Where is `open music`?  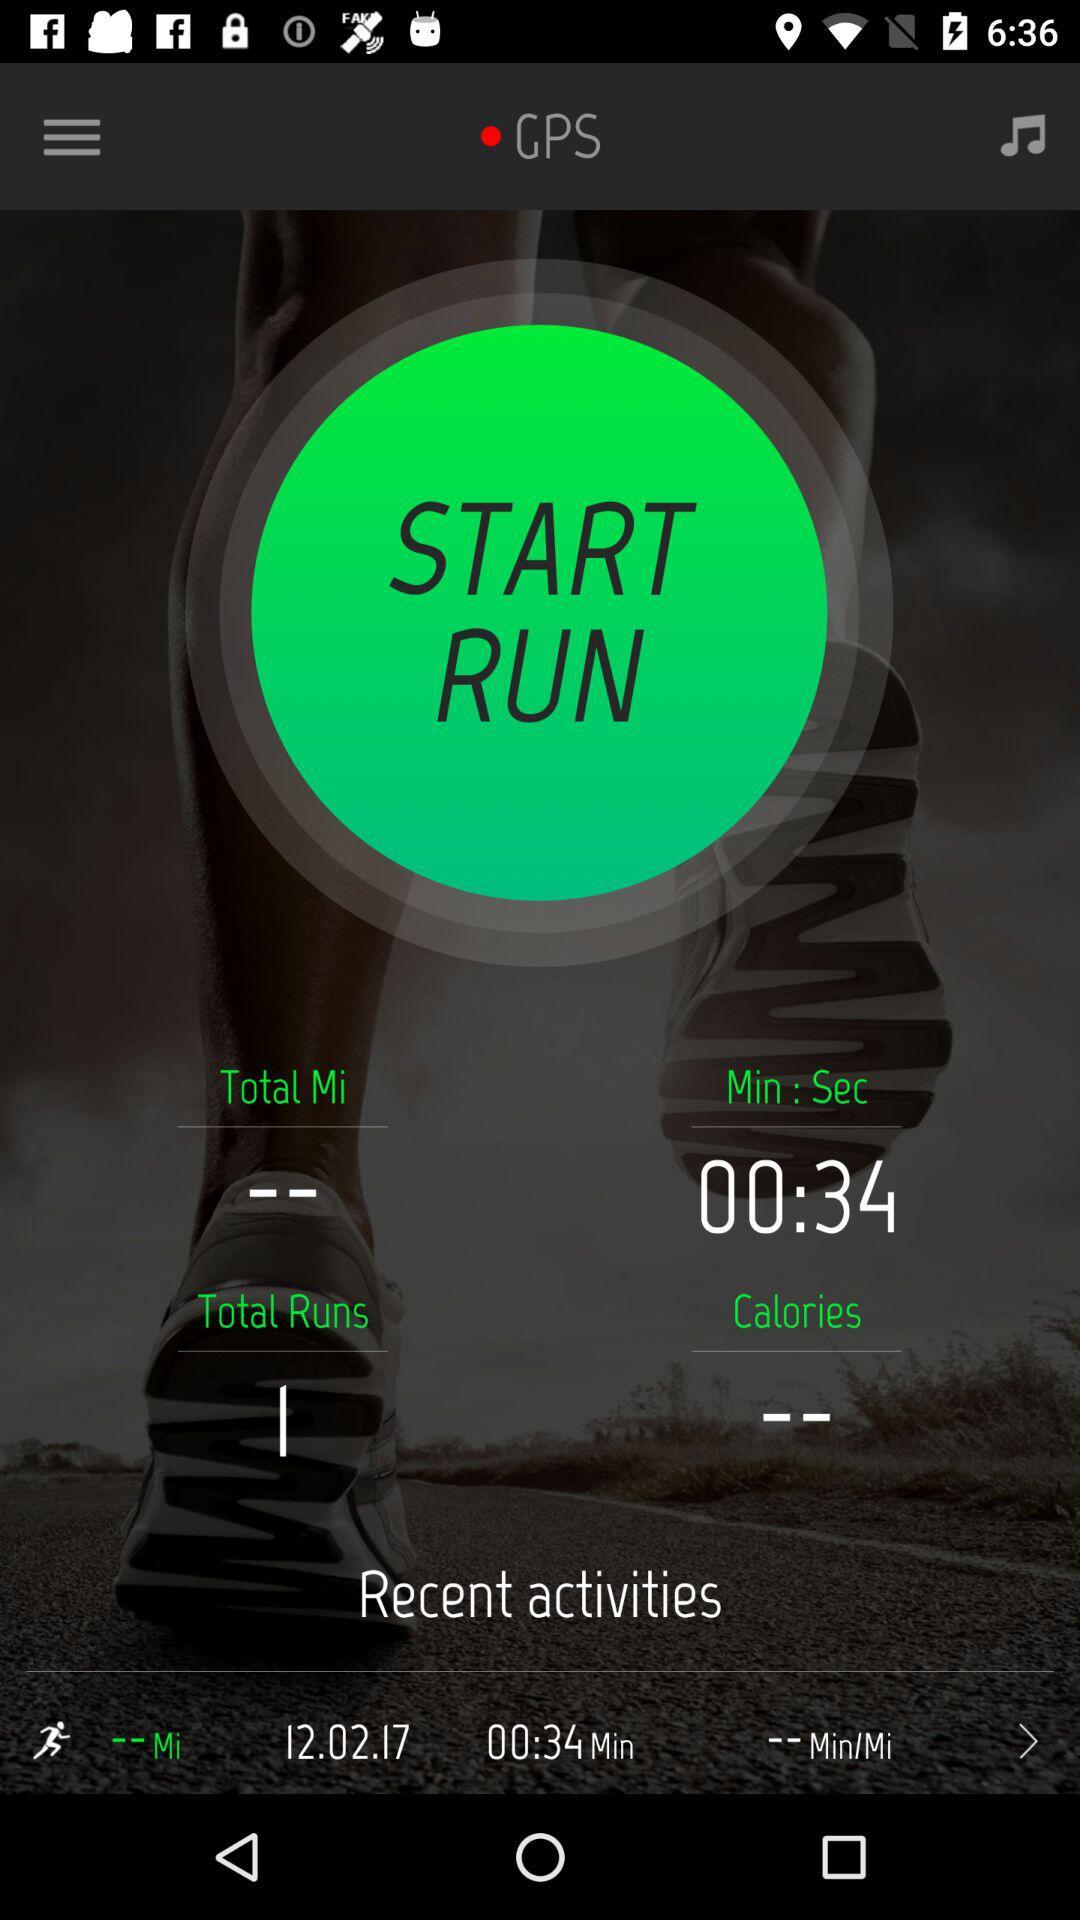 open music is located at coordinates (1023, 135).